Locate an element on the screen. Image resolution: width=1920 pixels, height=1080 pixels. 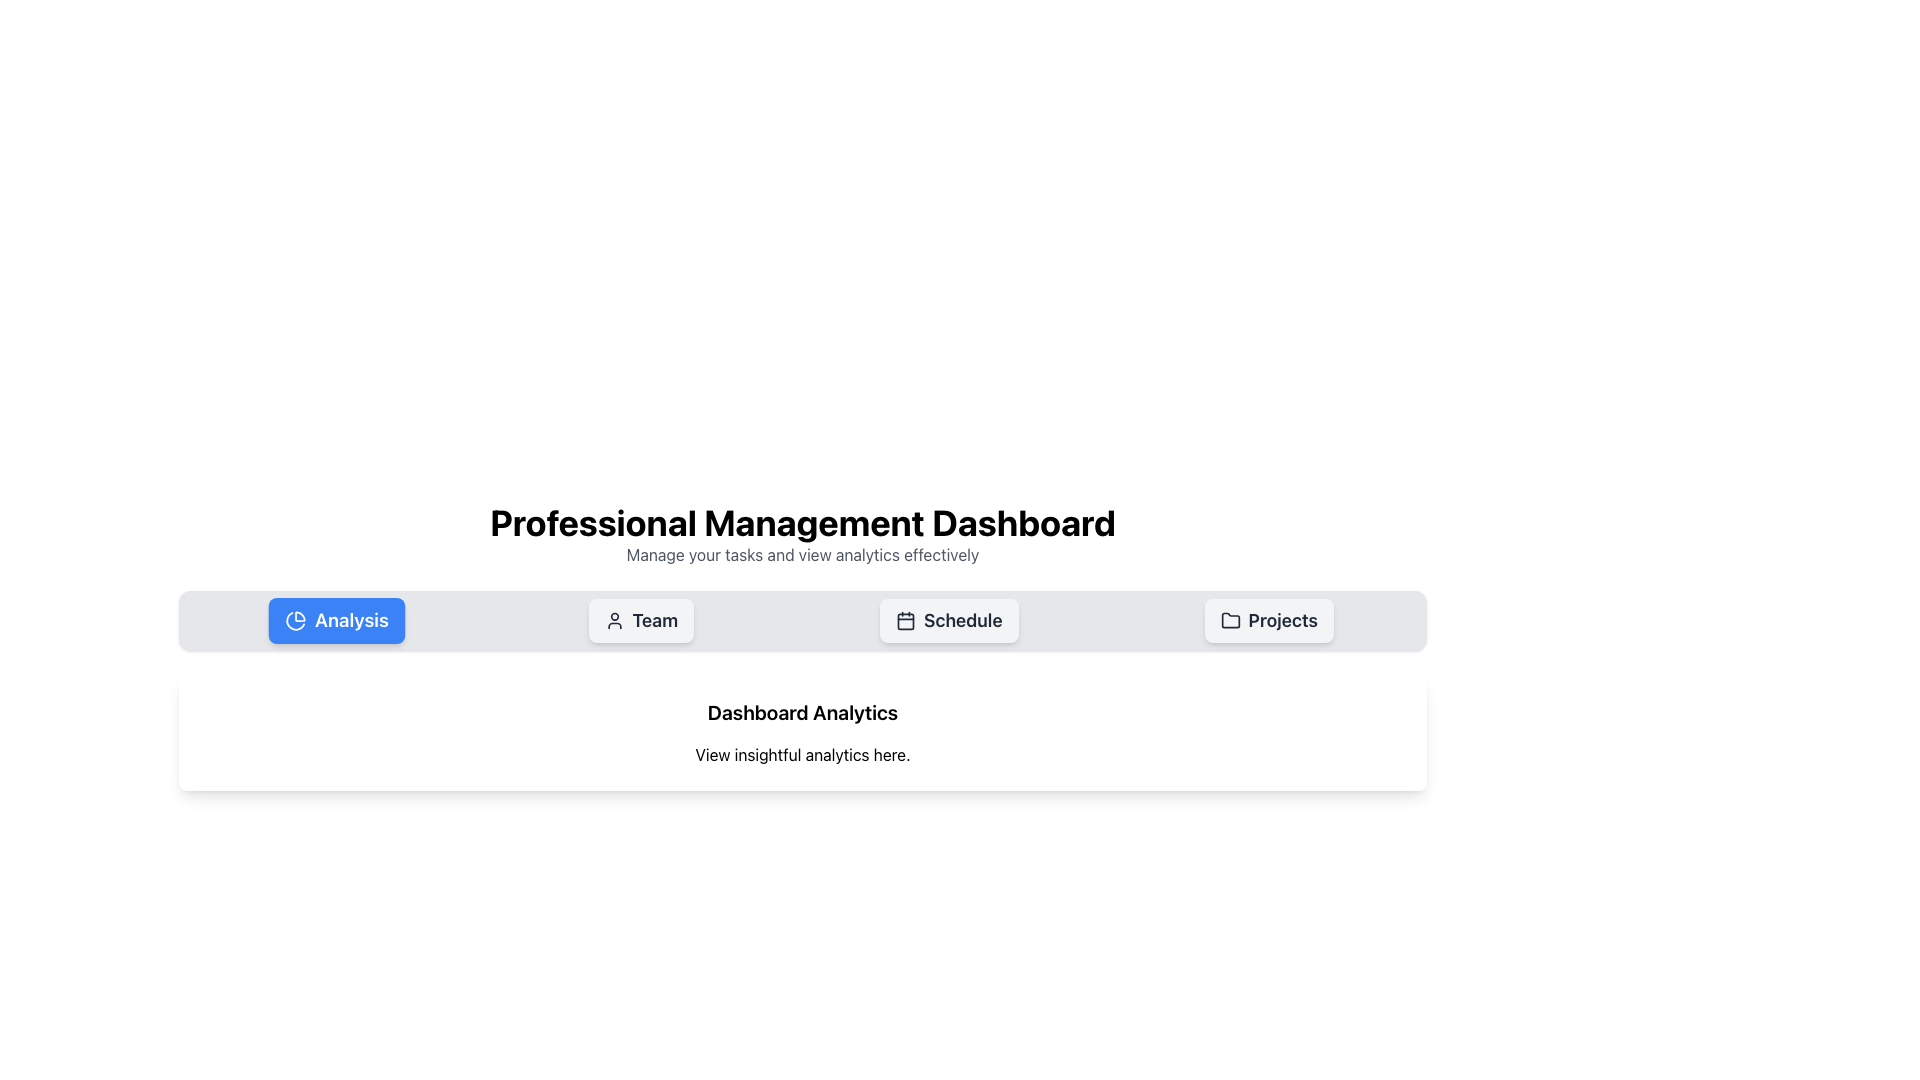
the decorative graphical icon located to the left of the 'Analysis' button text is located at coordinates (294, 620).